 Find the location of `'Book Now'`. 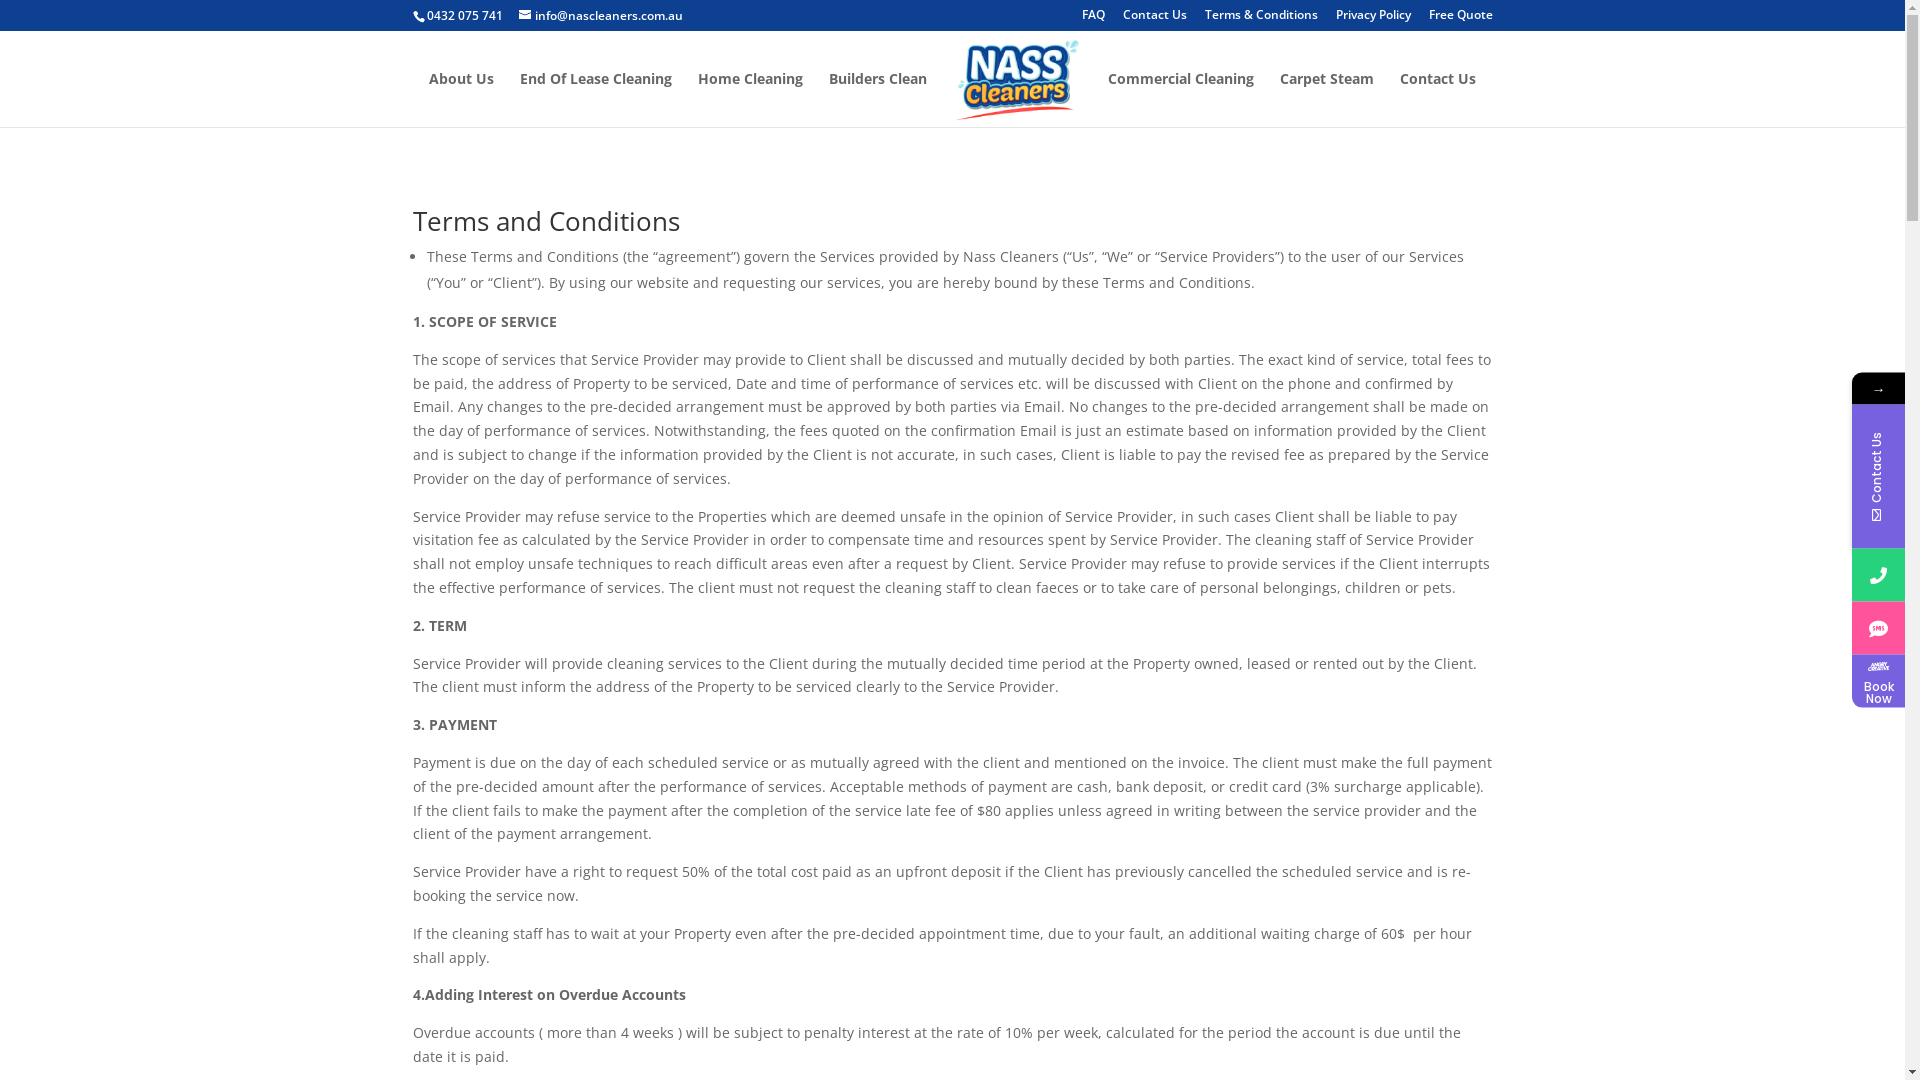

'Book Now' is located at coordinates (1877, 679).